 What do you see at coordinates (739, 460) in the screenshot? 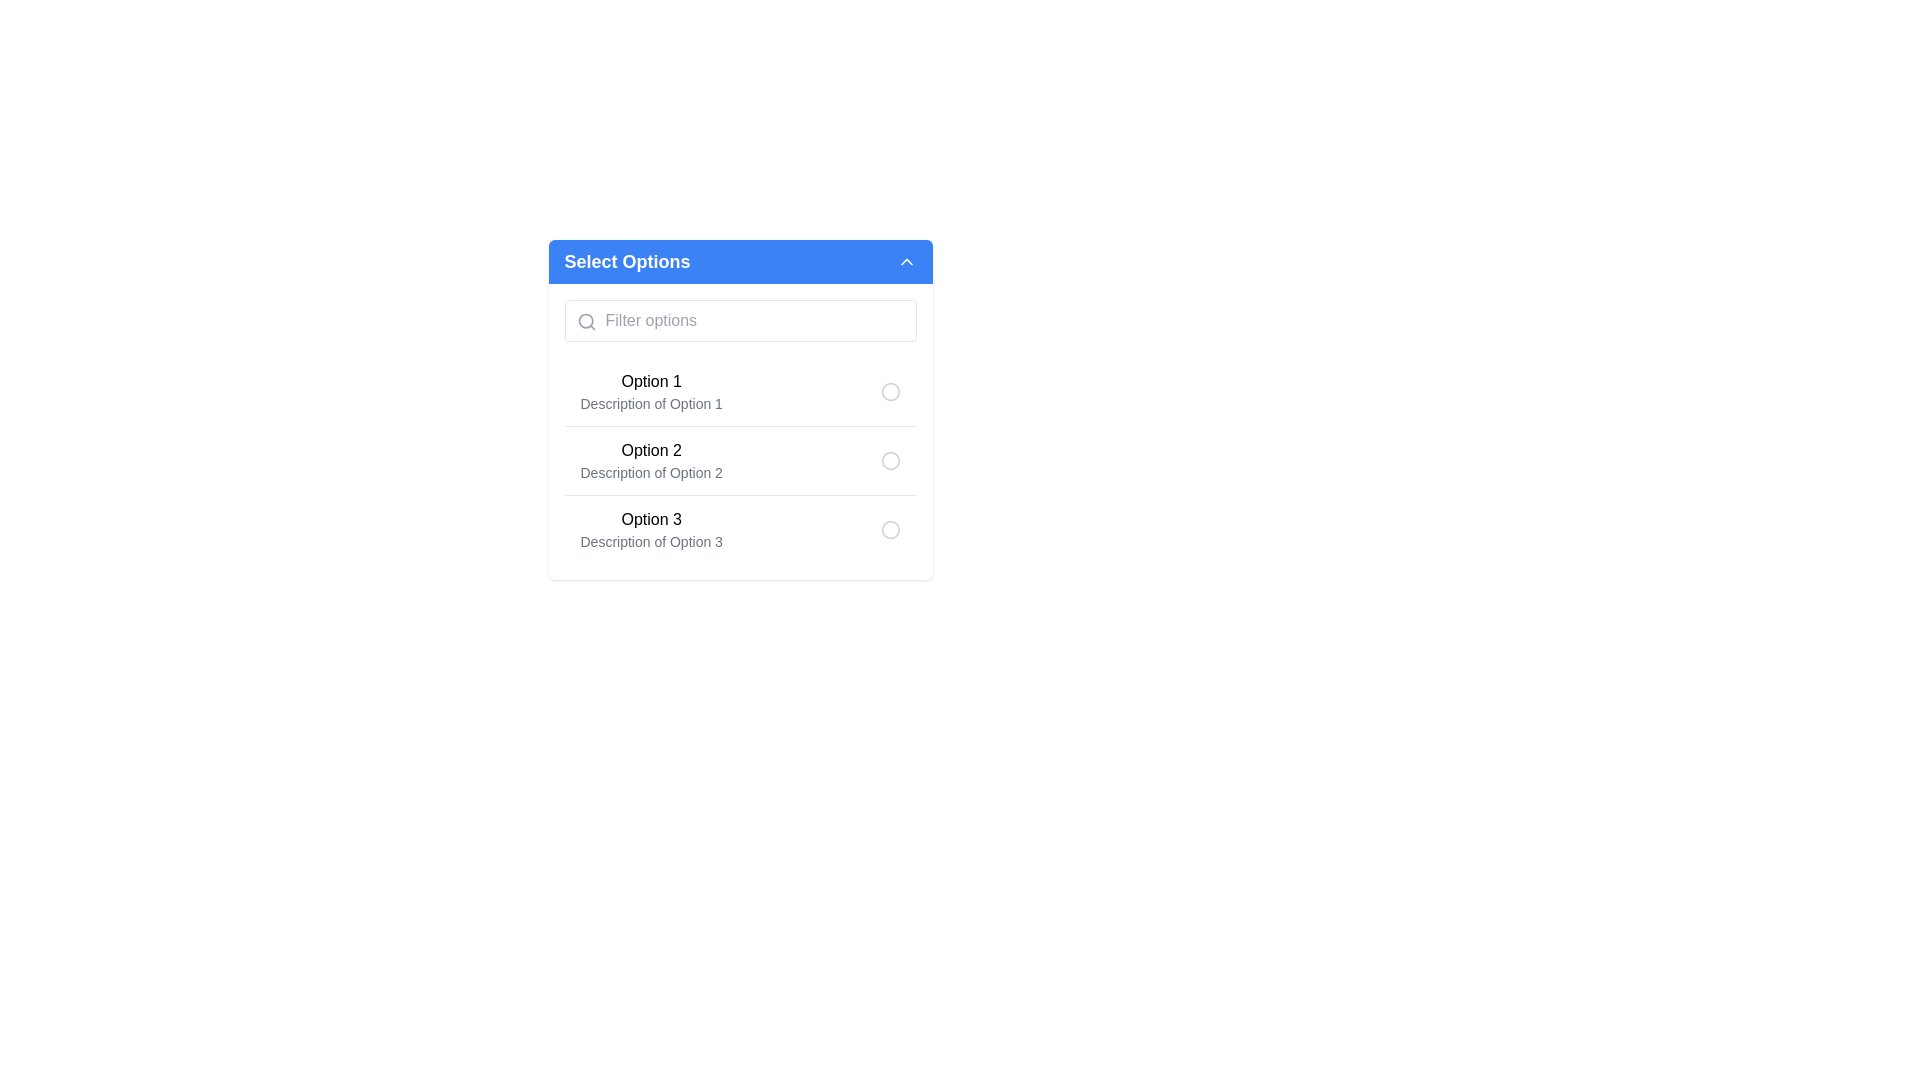
I see `the second selectable list item located below 'Option 1' and above 'Option 3'` at bounding box center [739, 460].